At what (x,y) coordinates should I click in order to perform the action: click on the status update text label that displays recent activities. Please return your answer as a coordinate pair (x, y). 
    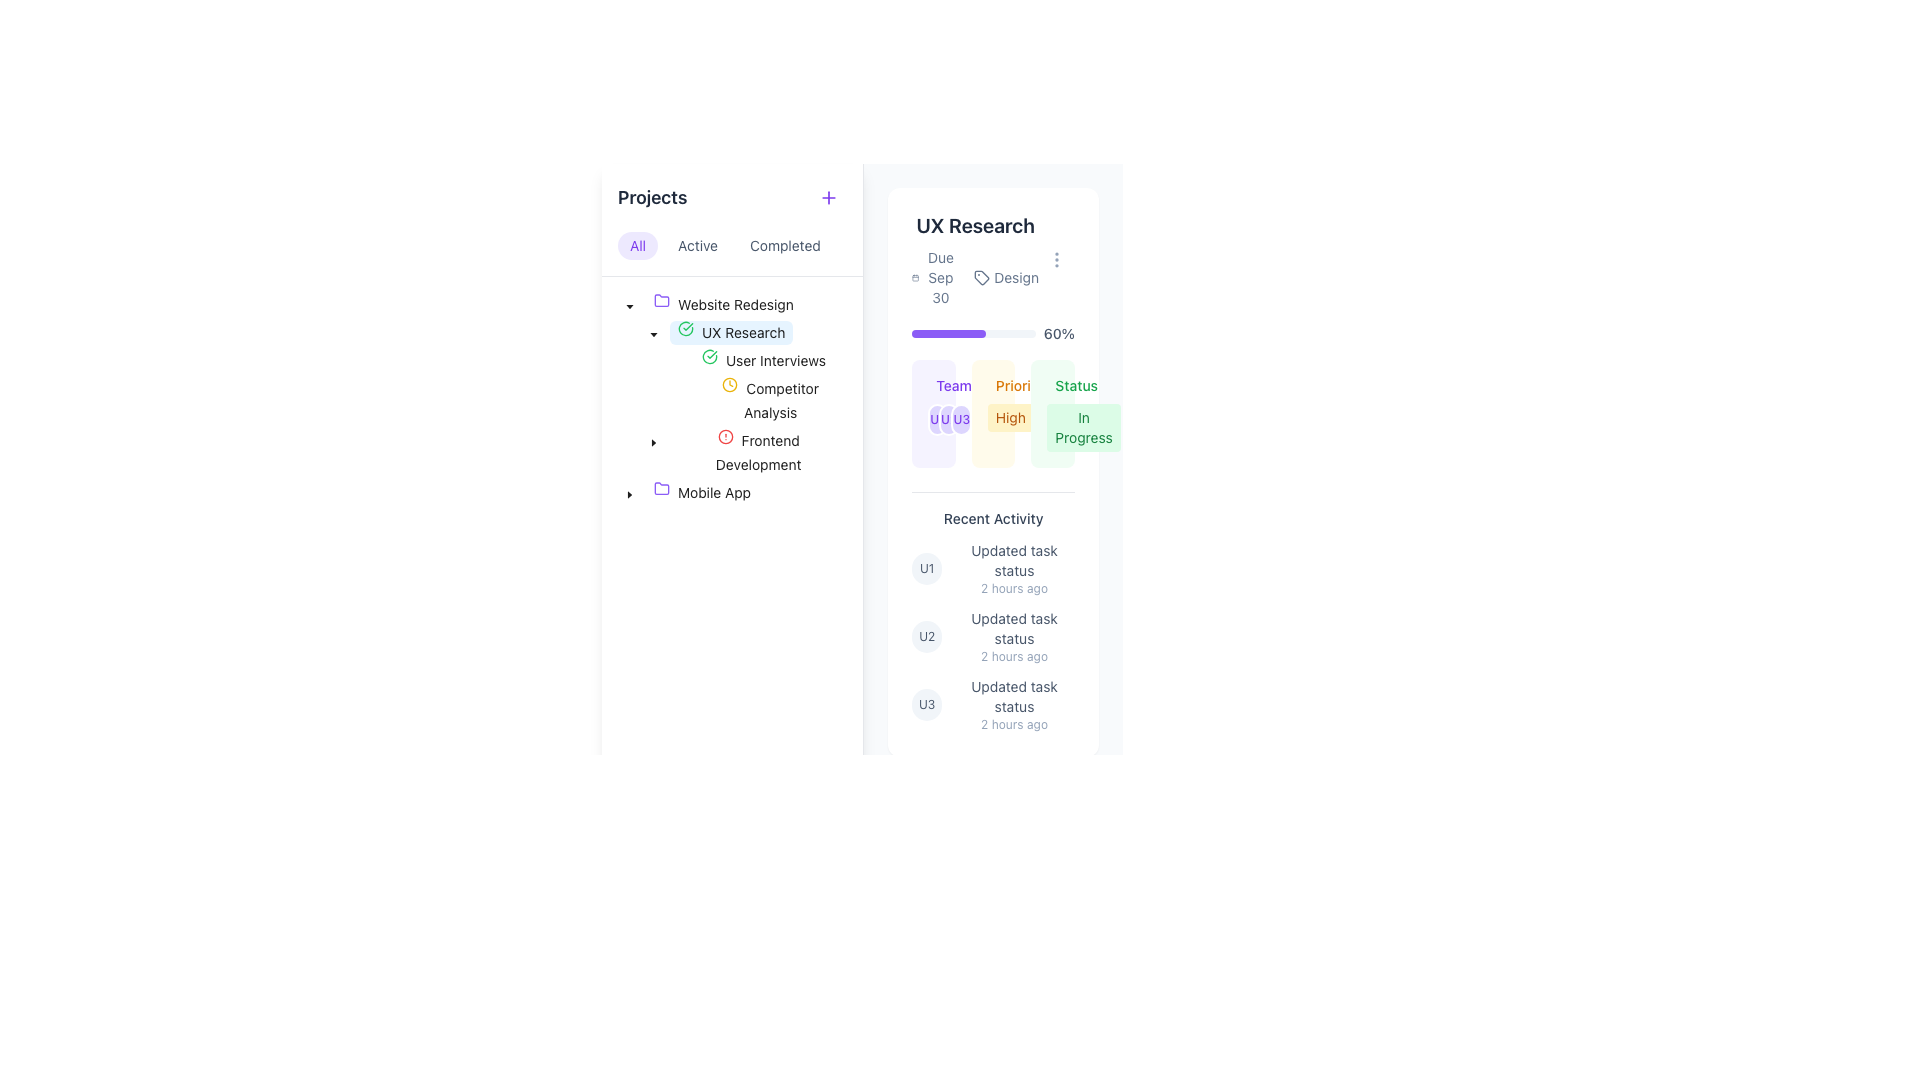
    Looking at the image, I should click on (1013, 696).